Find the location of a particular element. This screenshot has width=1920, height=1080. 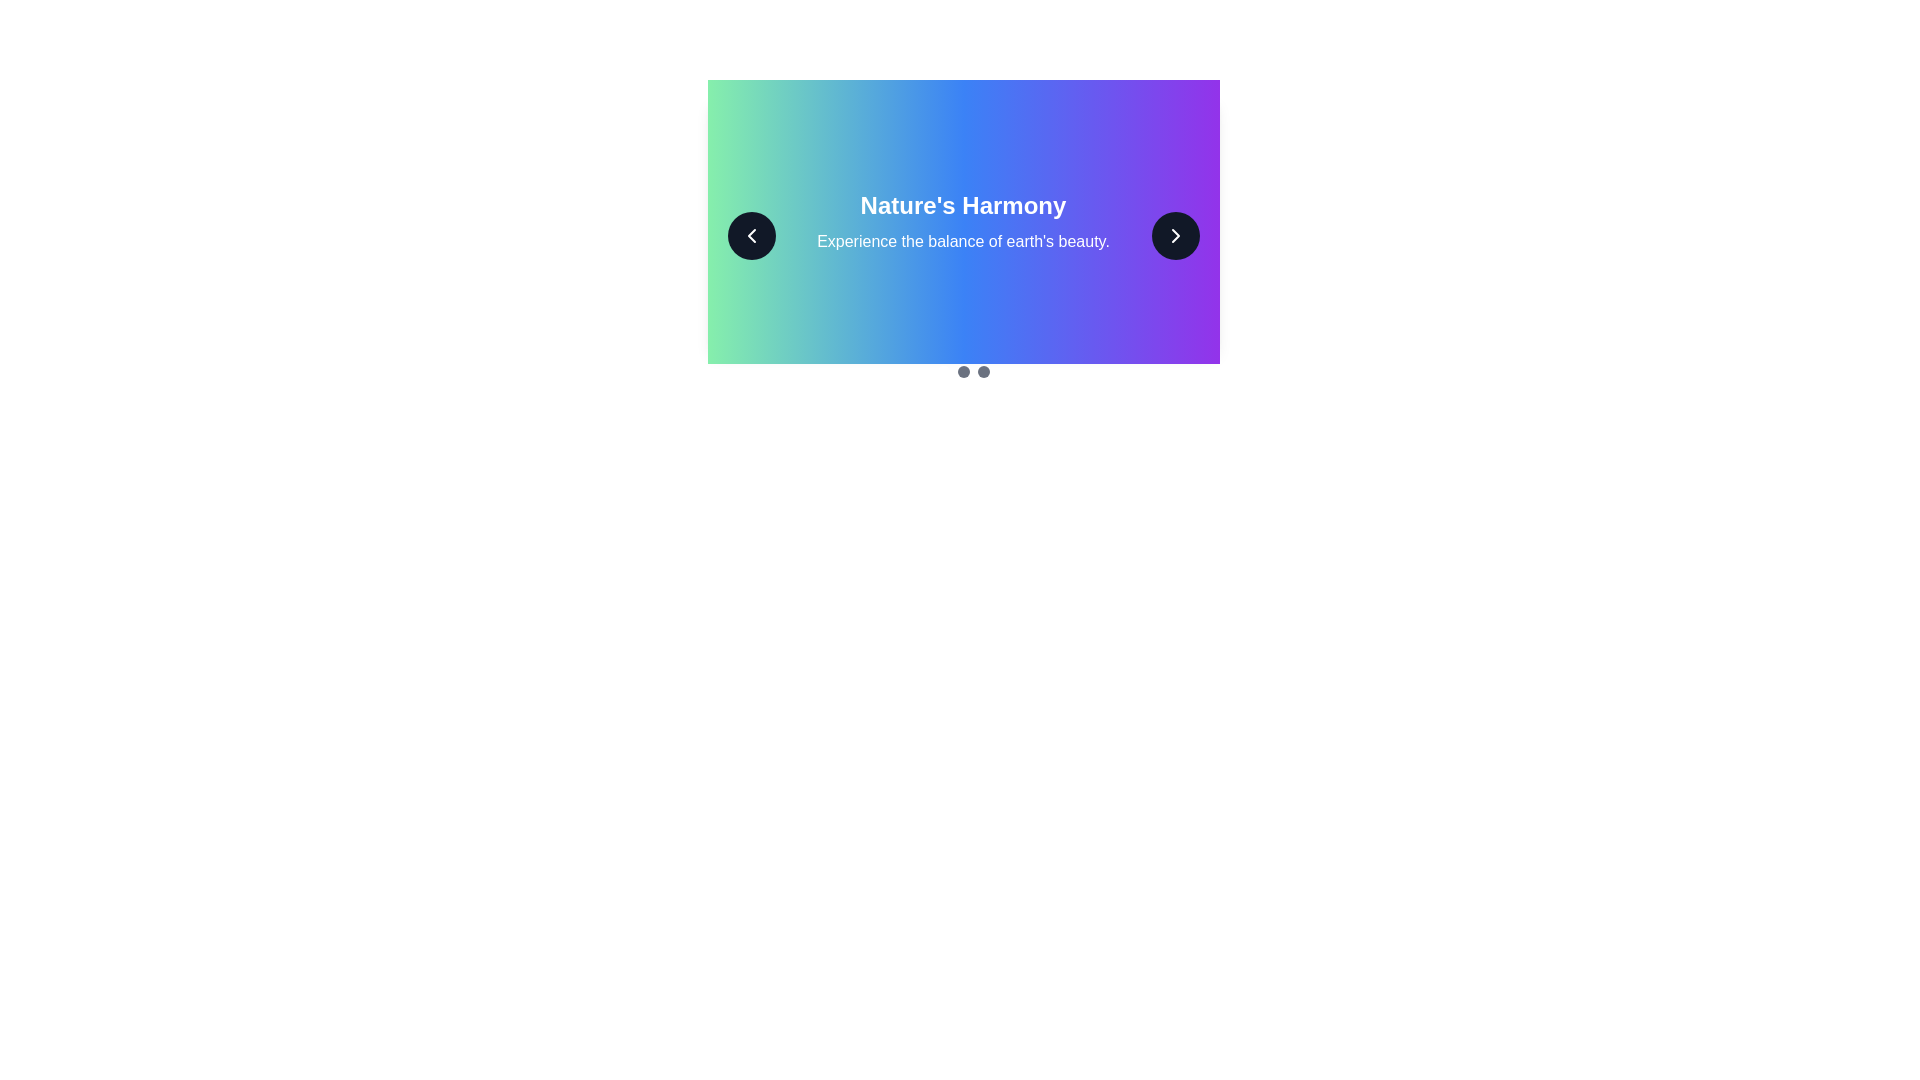

the small, right-pointing chevron icon located inside the dark circular button in the top-right corner of the color gradient box element is located at coordinates (1175, 234).